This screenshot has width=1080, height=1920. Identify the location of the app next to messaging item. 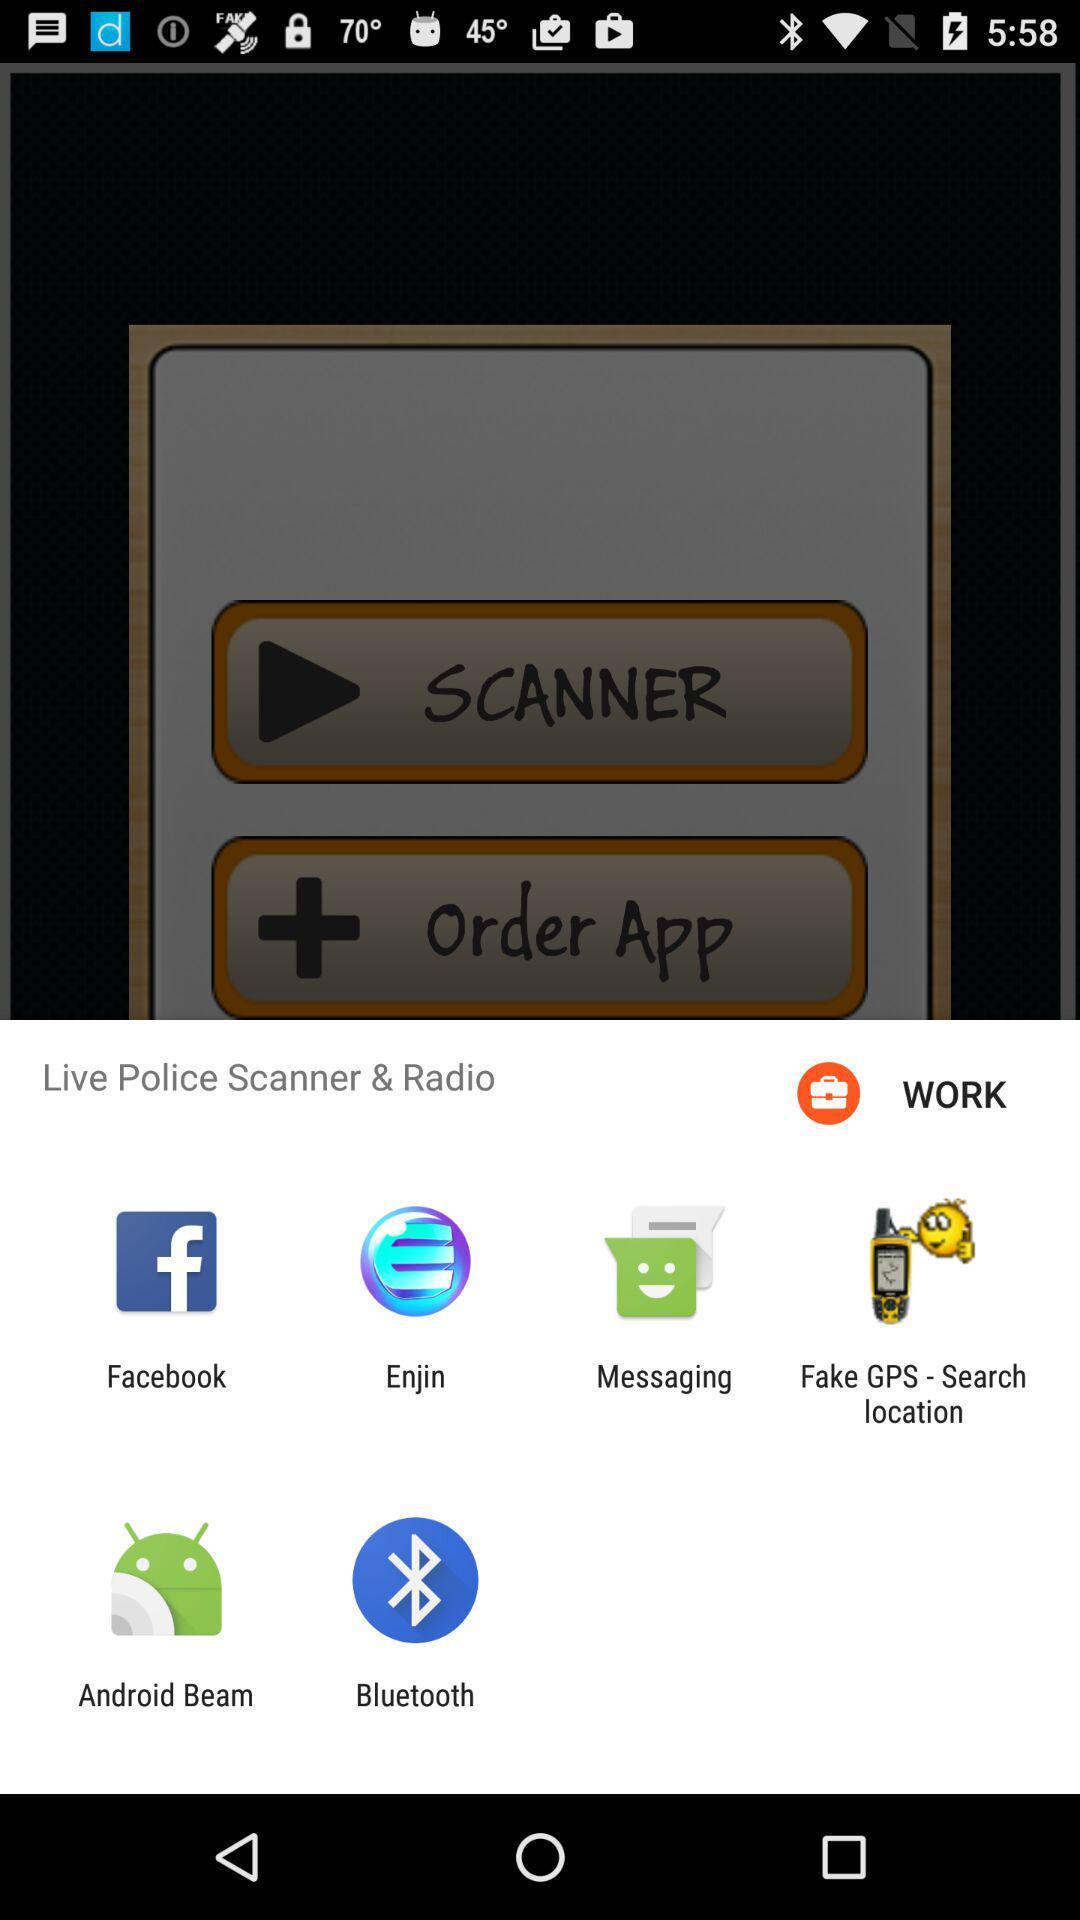
(414, 1392).